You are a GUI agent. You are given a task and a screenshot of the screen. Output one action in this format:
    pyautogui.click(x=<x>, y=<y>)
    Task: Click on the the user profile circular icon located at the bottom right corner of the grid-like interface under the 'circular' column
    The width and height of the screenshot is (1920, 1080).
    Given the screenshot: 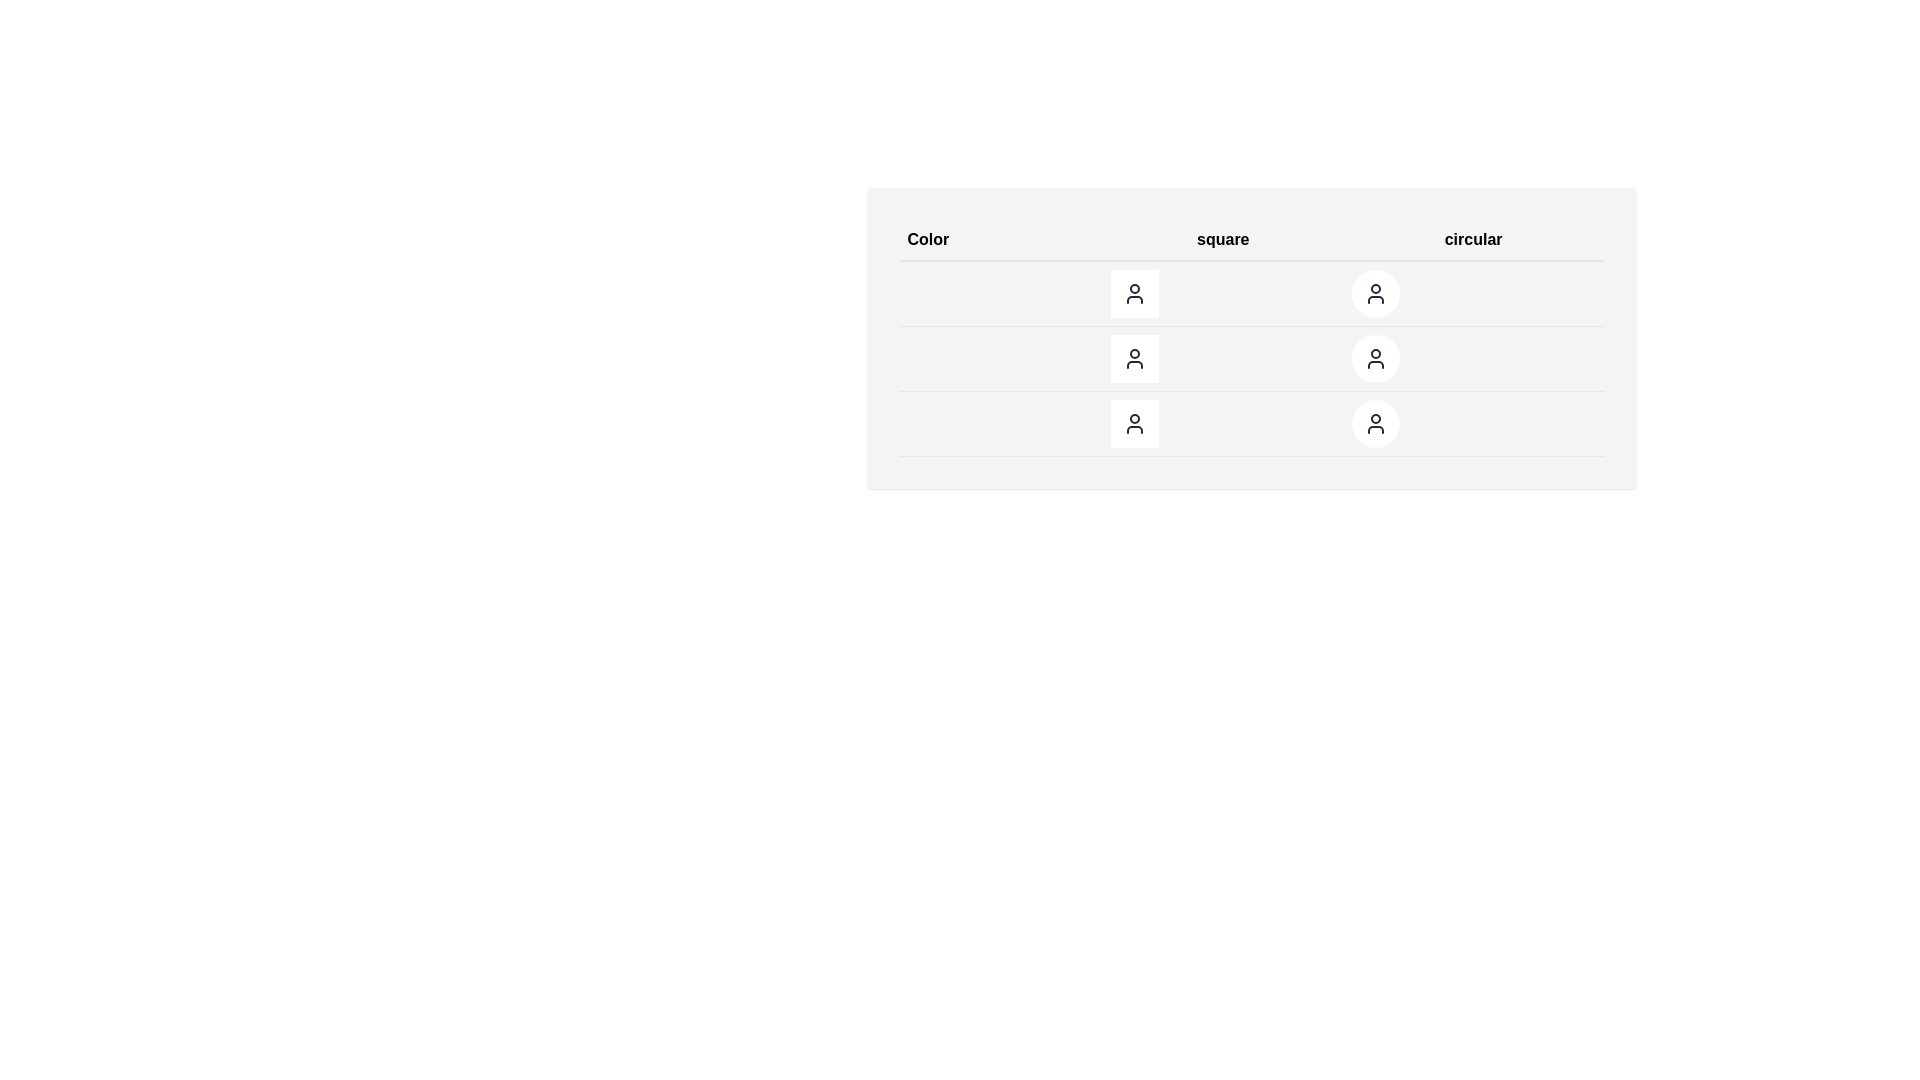 What is the action you would take?
    pyautogui.click(x=1374, y=423)
    